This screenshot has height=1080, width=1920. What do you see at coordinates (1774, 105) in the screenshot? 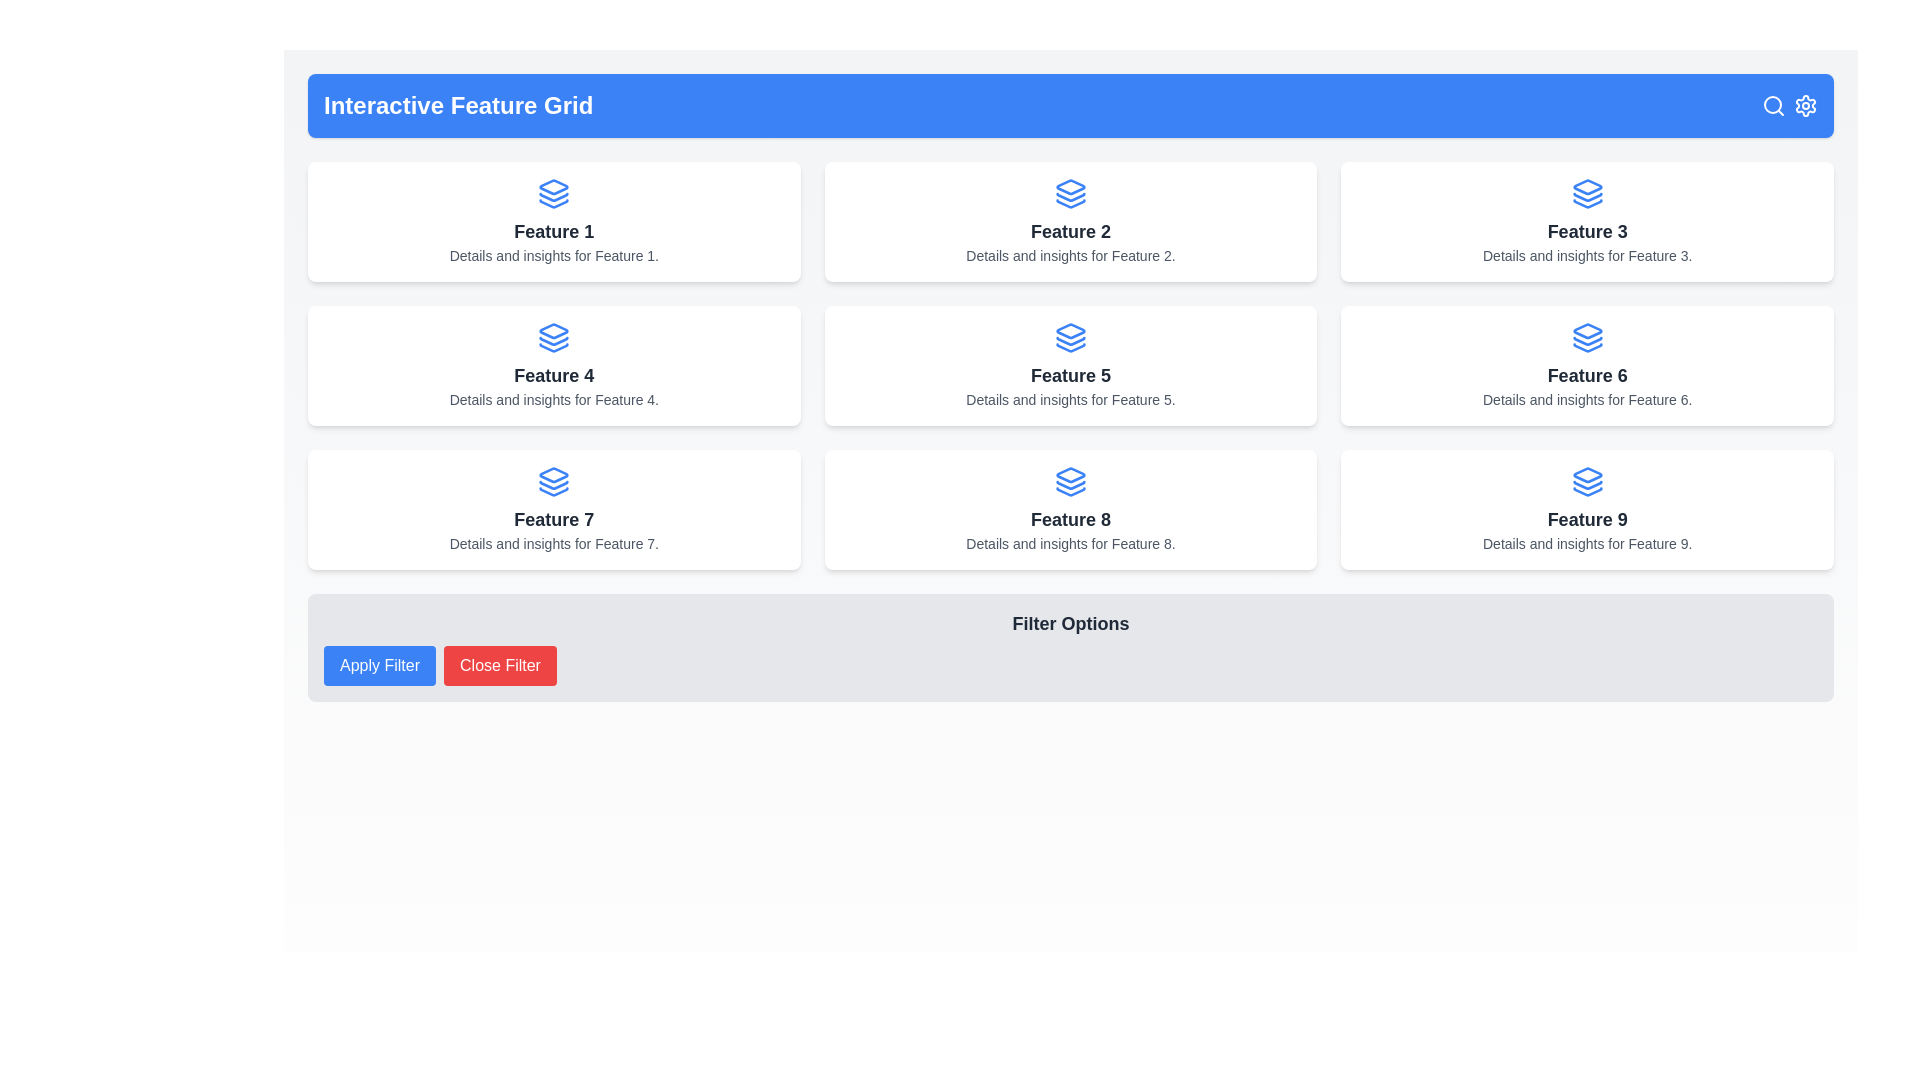
I see `the magnifying glass icon button located at the top-right corner of the interface to initiate a search` at bounding box center [1774, 105].